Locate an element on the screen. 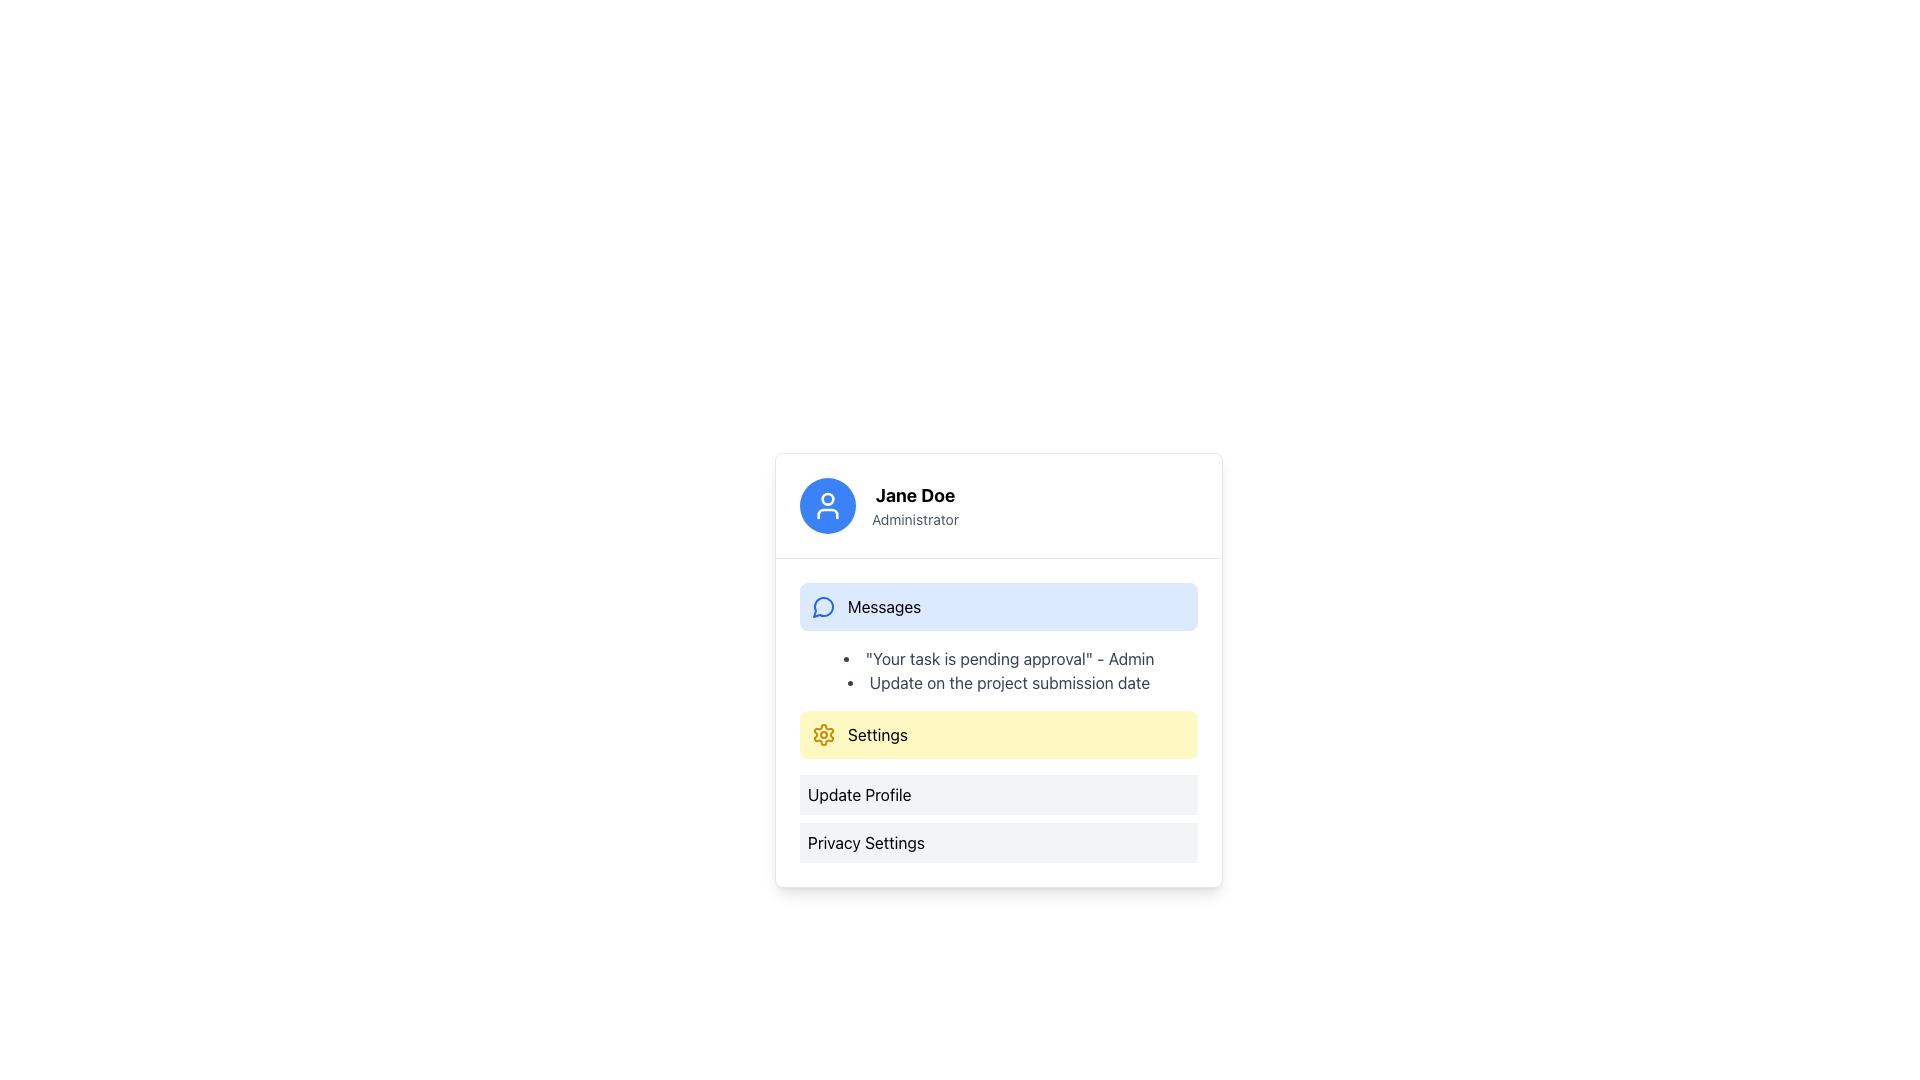 The height and width of the screenshot is (1080, 1920). the circular user icon with a blue background and white border located at the top of the card component, adjacent to the text 'Jane Doe' and 'Administrator' is located at coordinates (828, 504).